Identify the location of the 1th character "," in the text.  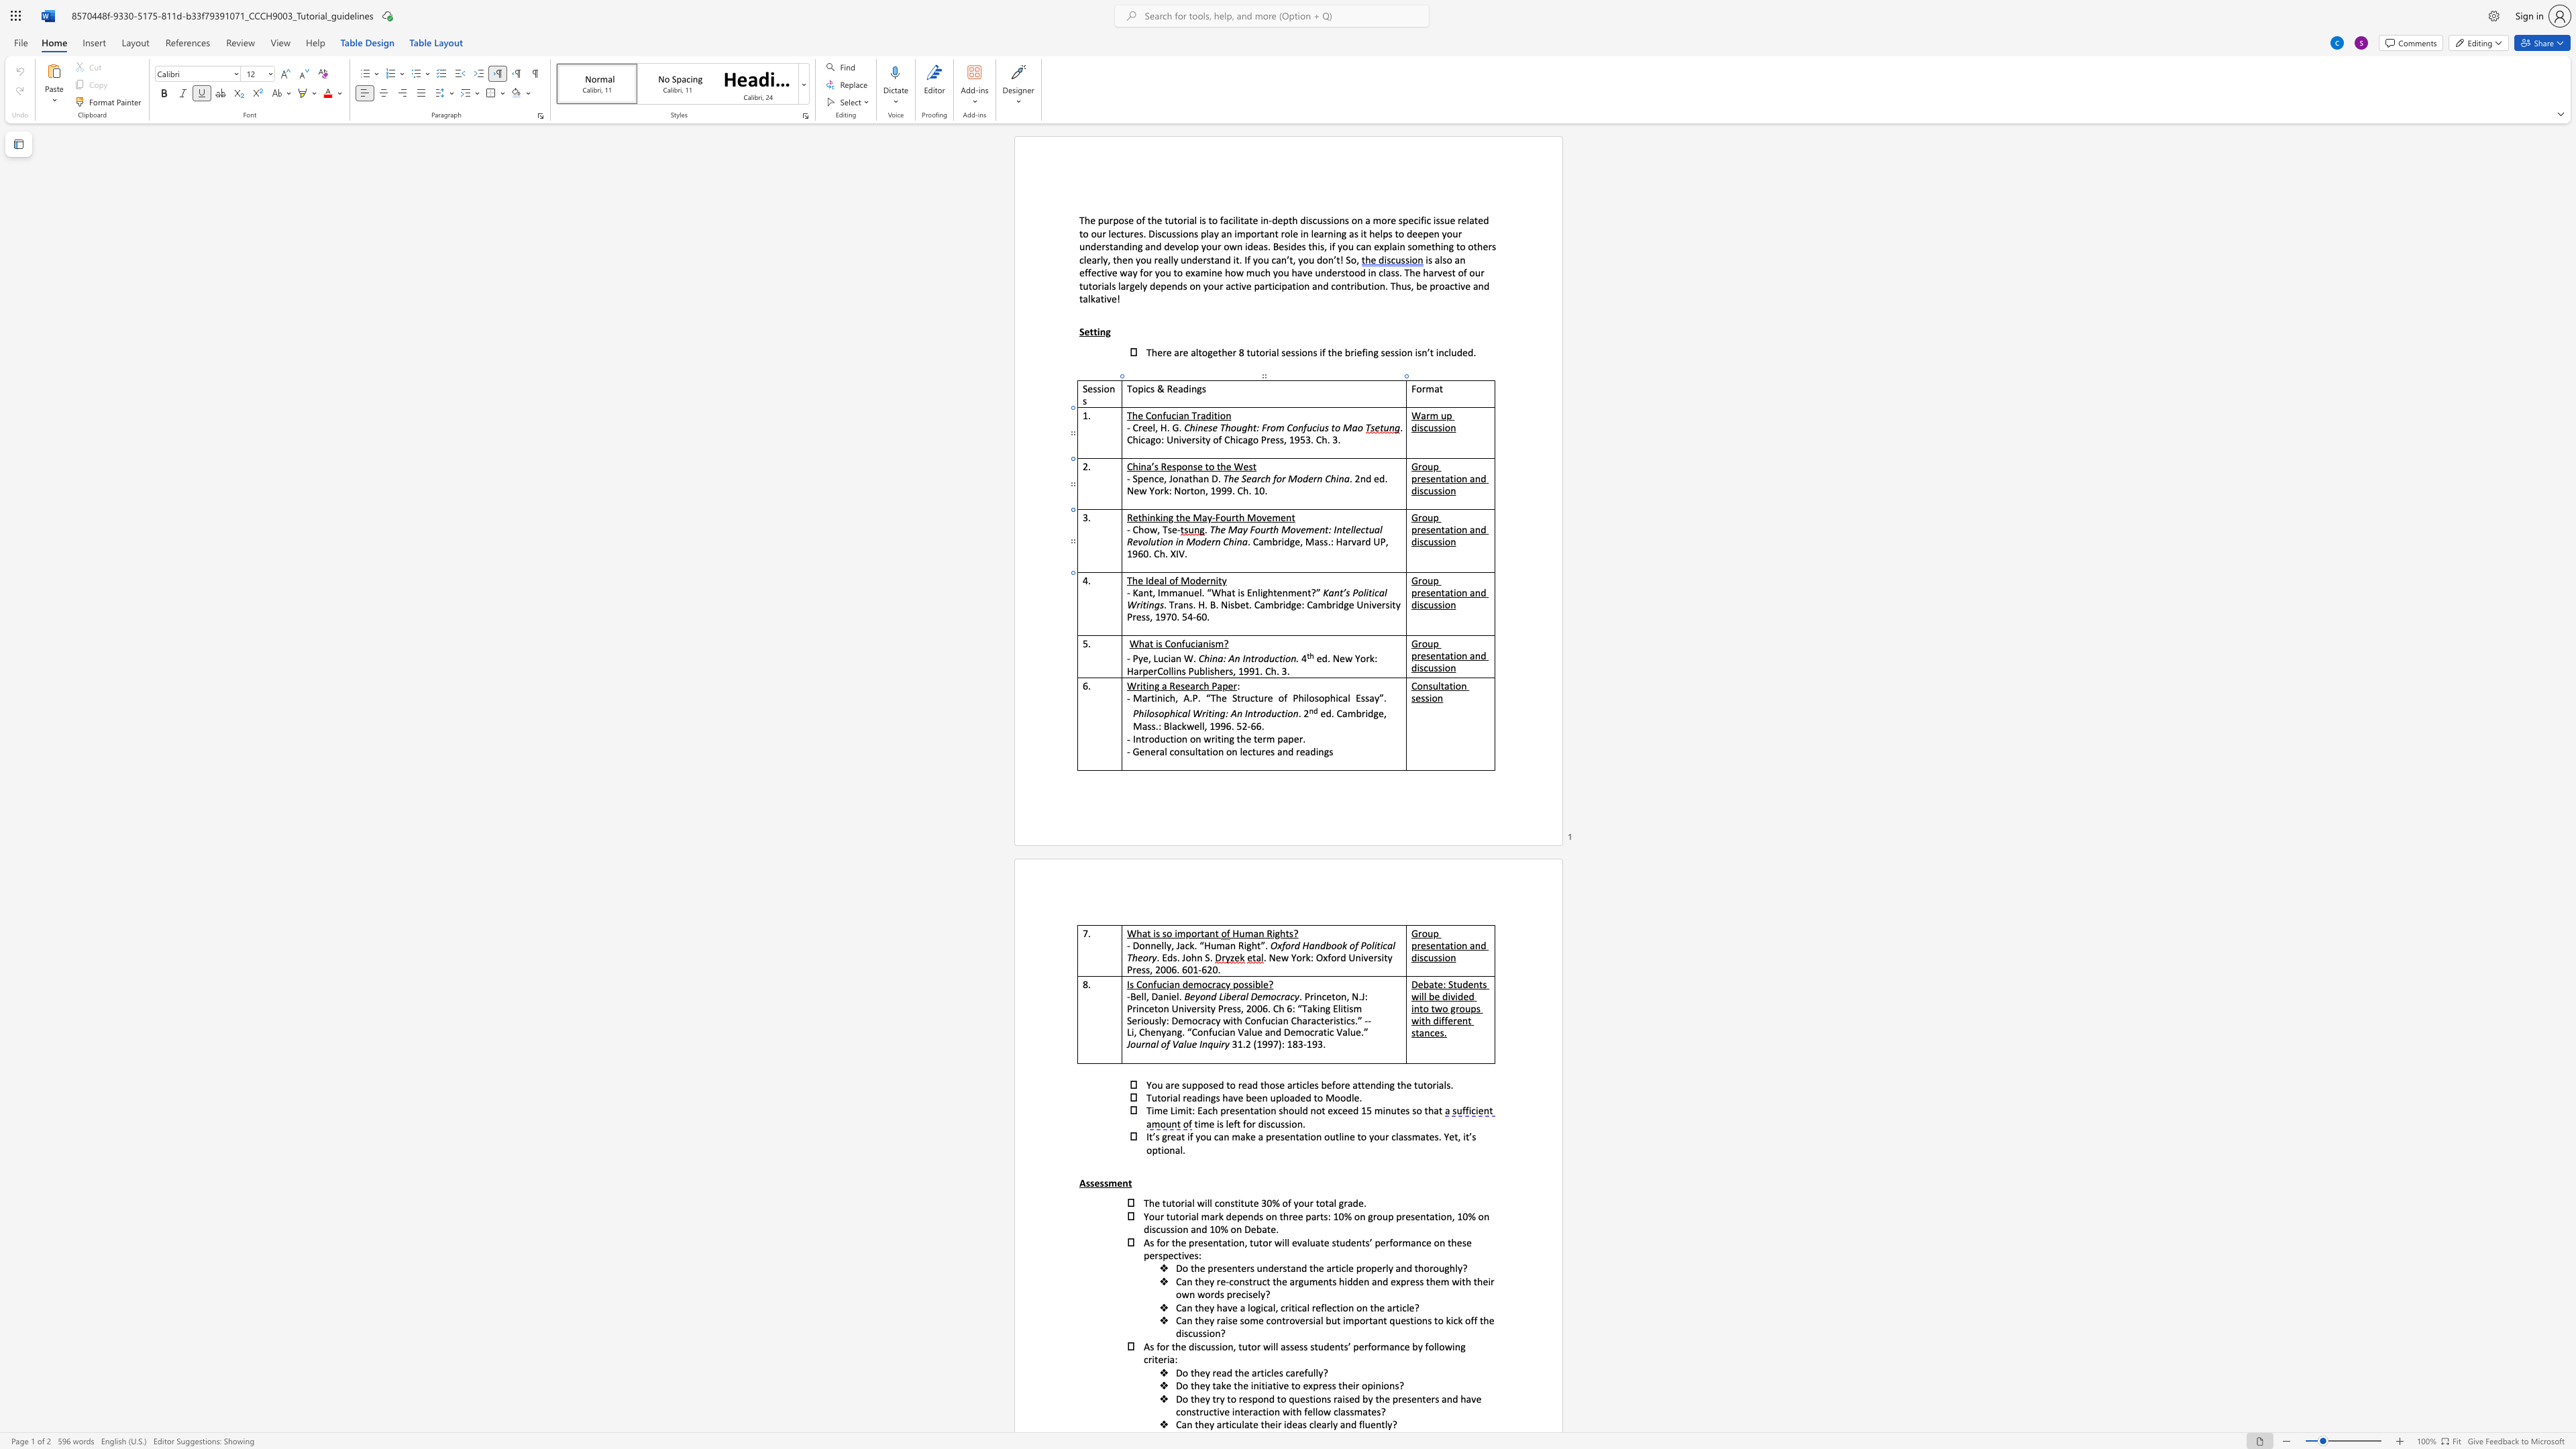
(1157, 529).